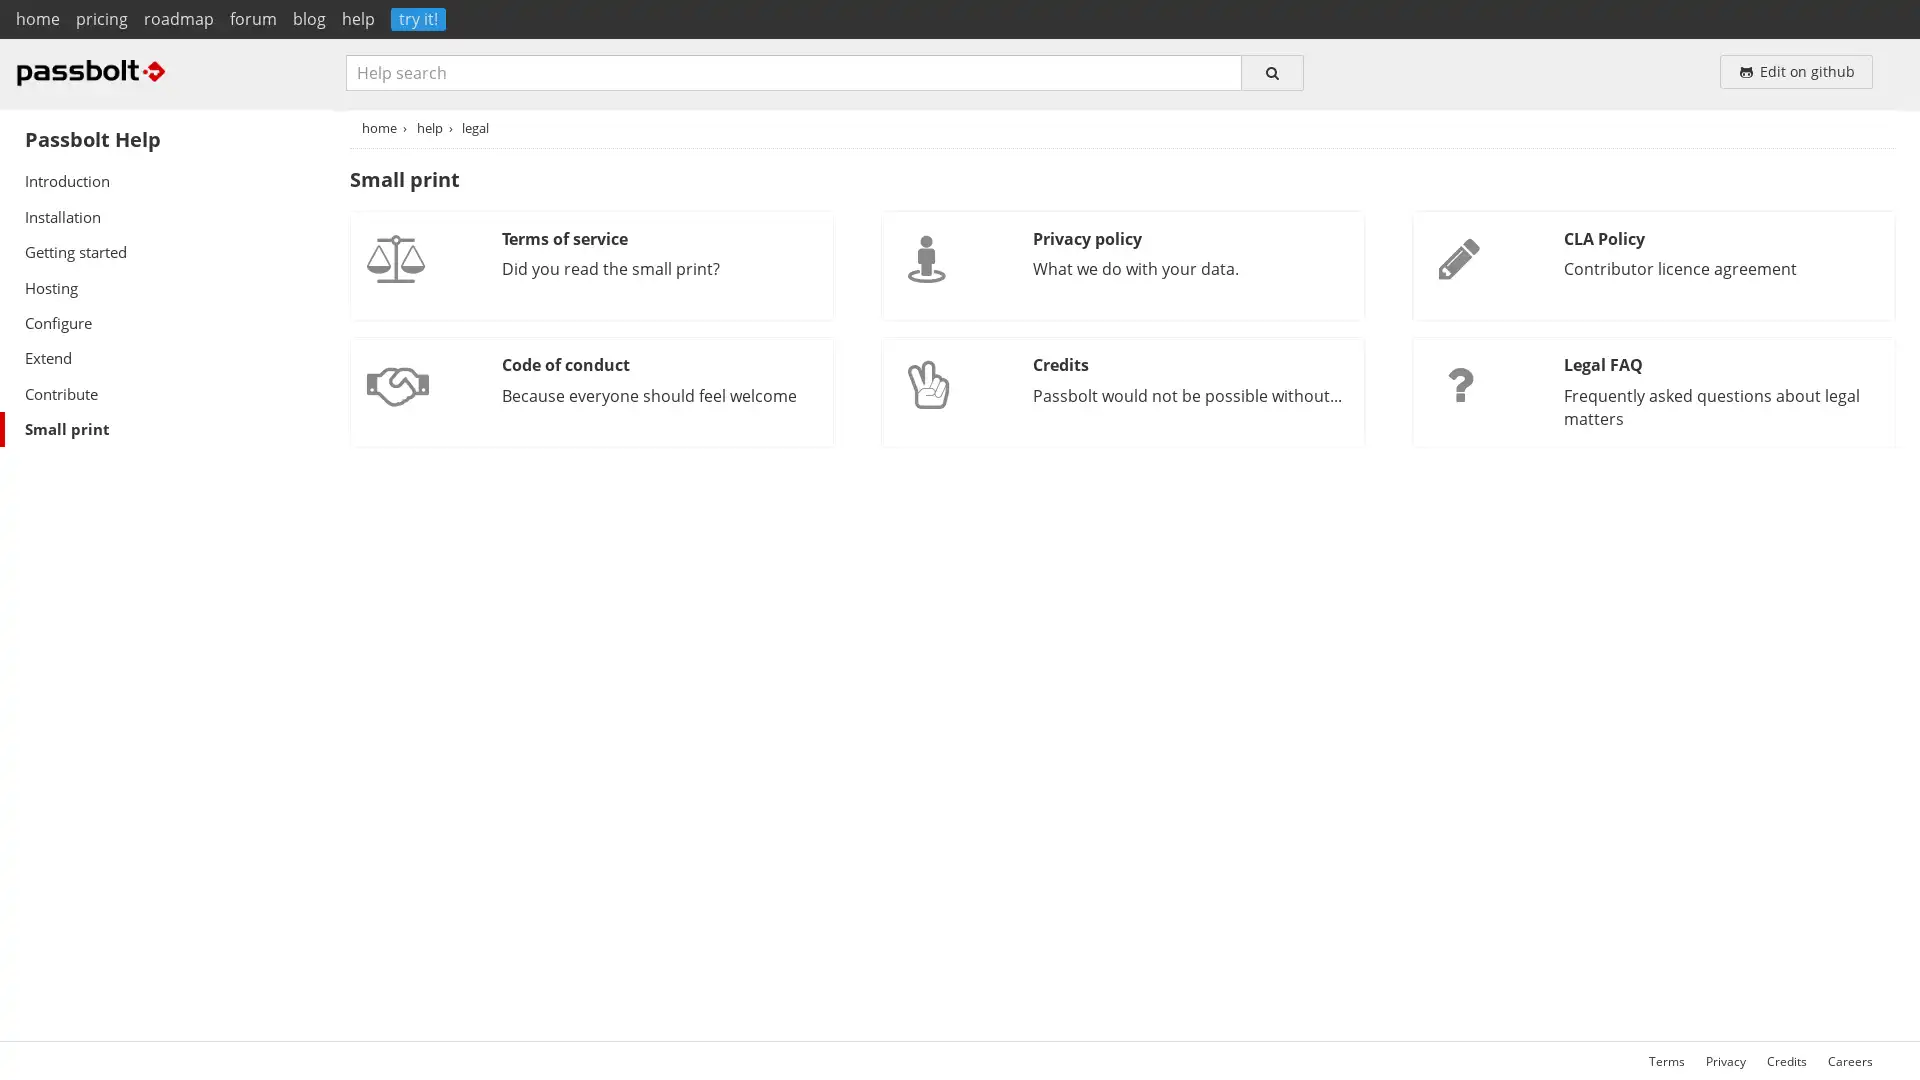  What do you see at coordinates (1271, 71) in the screenshot?
I see `search` at bounding box center [1271, 71].